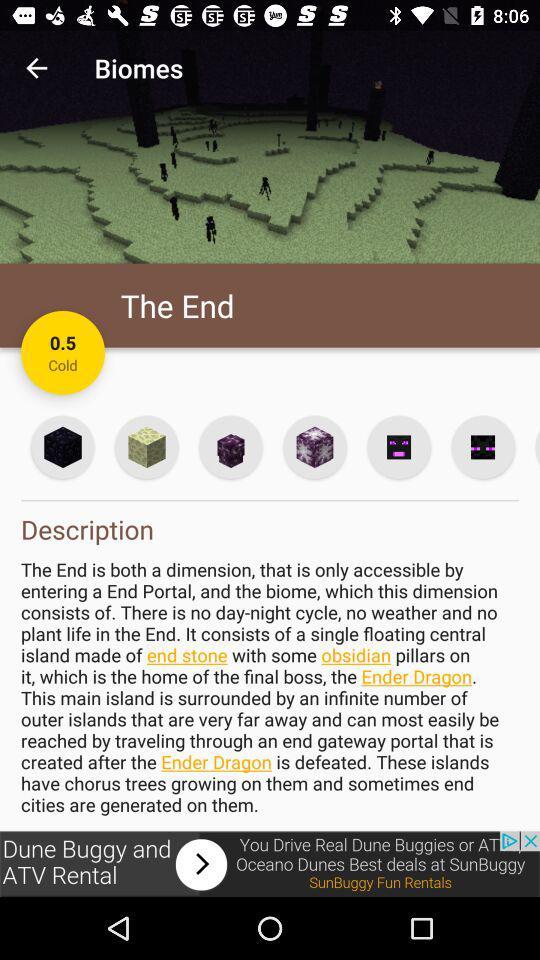 The height and width of the screenshot is (960, 540). I want to click on the videocam icon, so click(481, 447).